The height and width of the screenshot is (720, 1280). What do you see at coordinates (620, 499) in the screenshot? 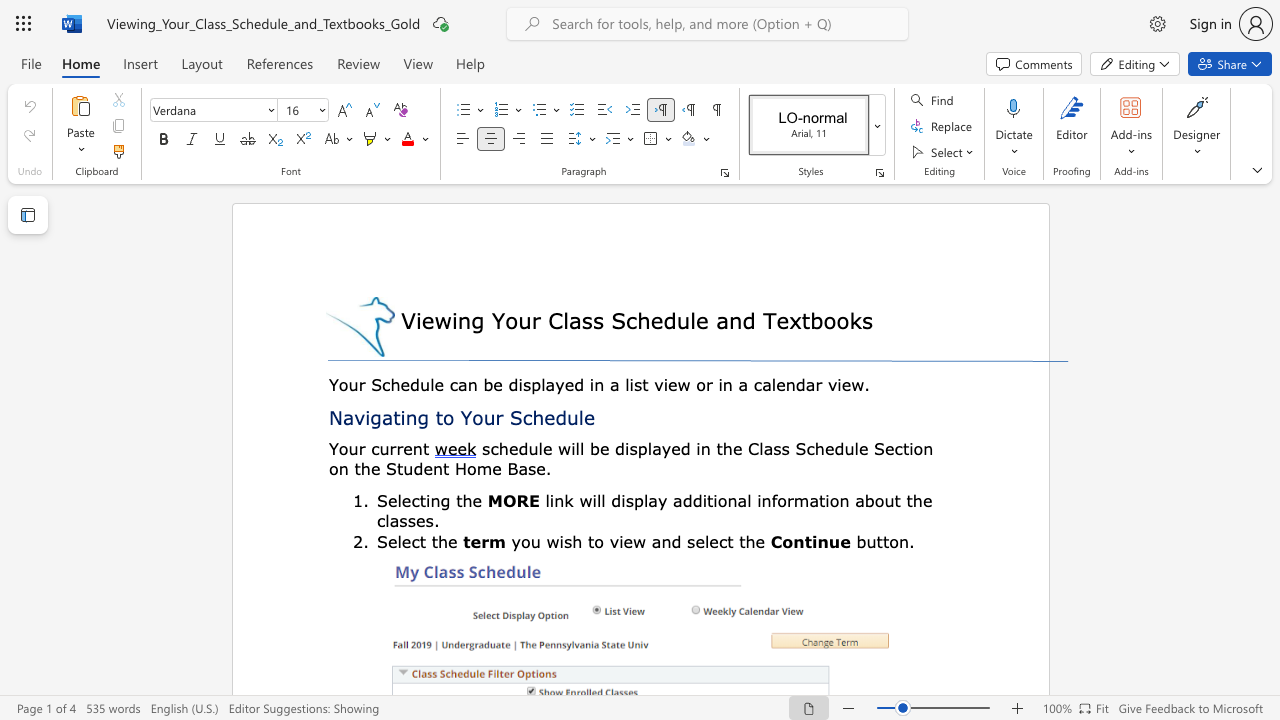
I see `the subset text "ispl" within the text "link will display"` at bounding box center [620, 499].